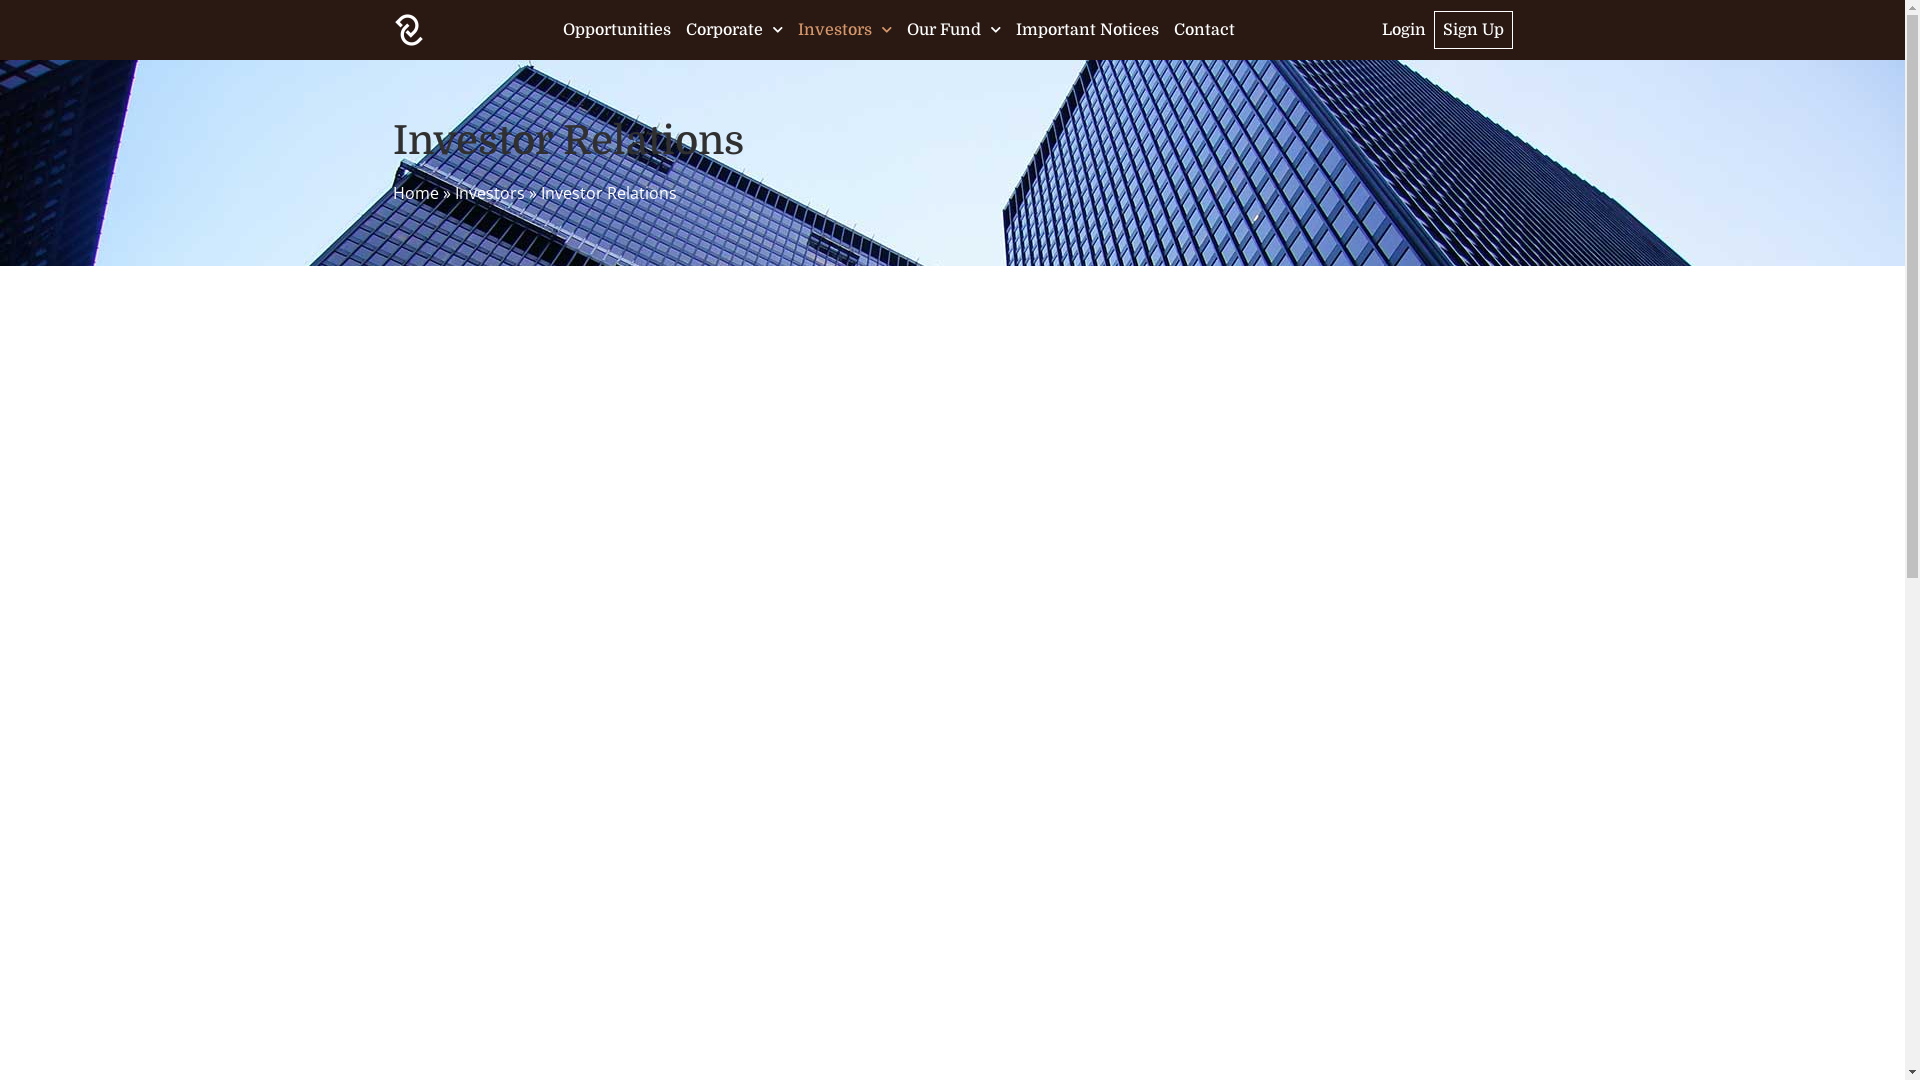 The width and height of the screenshot is (1920, 1080). Describe the element at coordinates (413, 192) in the screenshot. I see `'Home'` at that location.